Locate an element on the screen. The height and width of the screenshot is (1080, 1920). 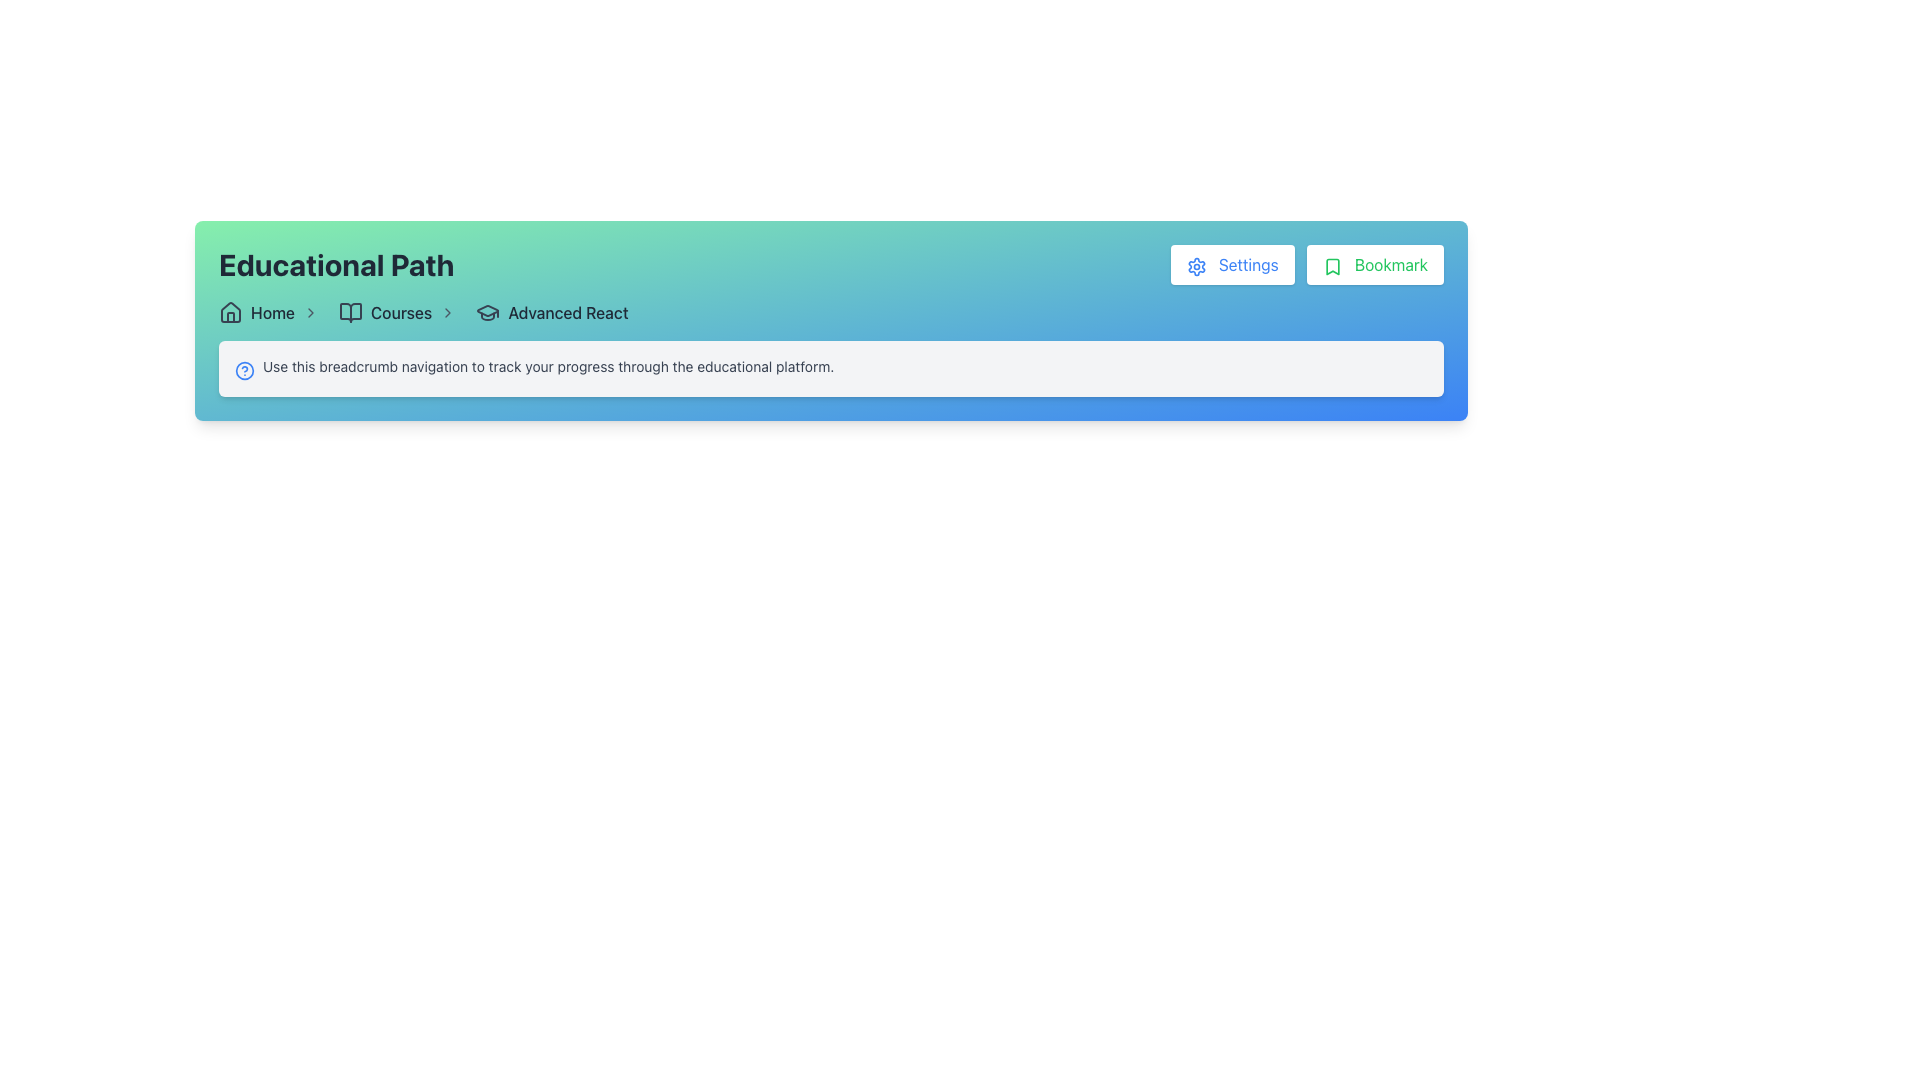
the green 'Bookmark' button located in the top-right section of the interface is located at coordinates (1374, 264).